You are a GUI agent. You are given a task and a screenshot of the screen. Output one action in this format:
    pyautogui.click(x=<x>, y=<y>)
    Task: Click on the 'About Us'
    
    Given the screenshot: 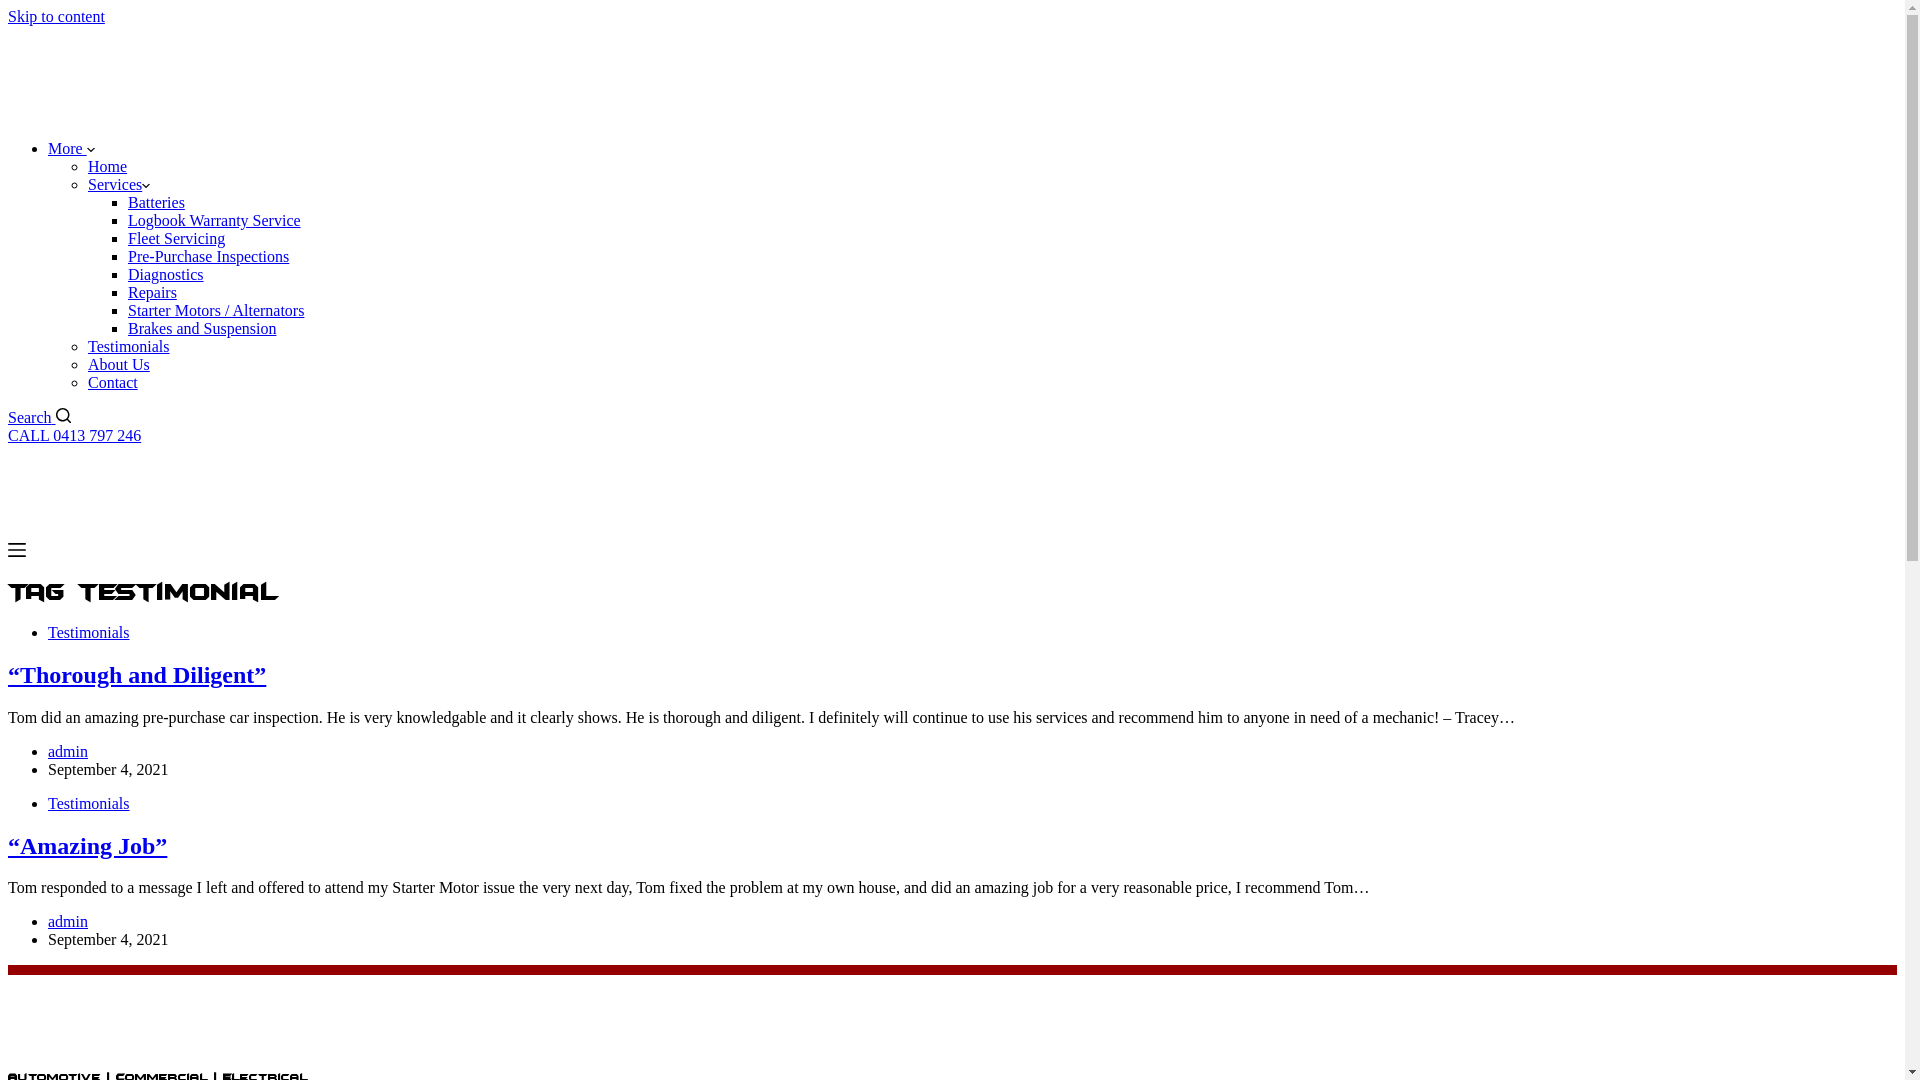 What is the action you would take?
    pyautogui.click(x=118, y=364)
    